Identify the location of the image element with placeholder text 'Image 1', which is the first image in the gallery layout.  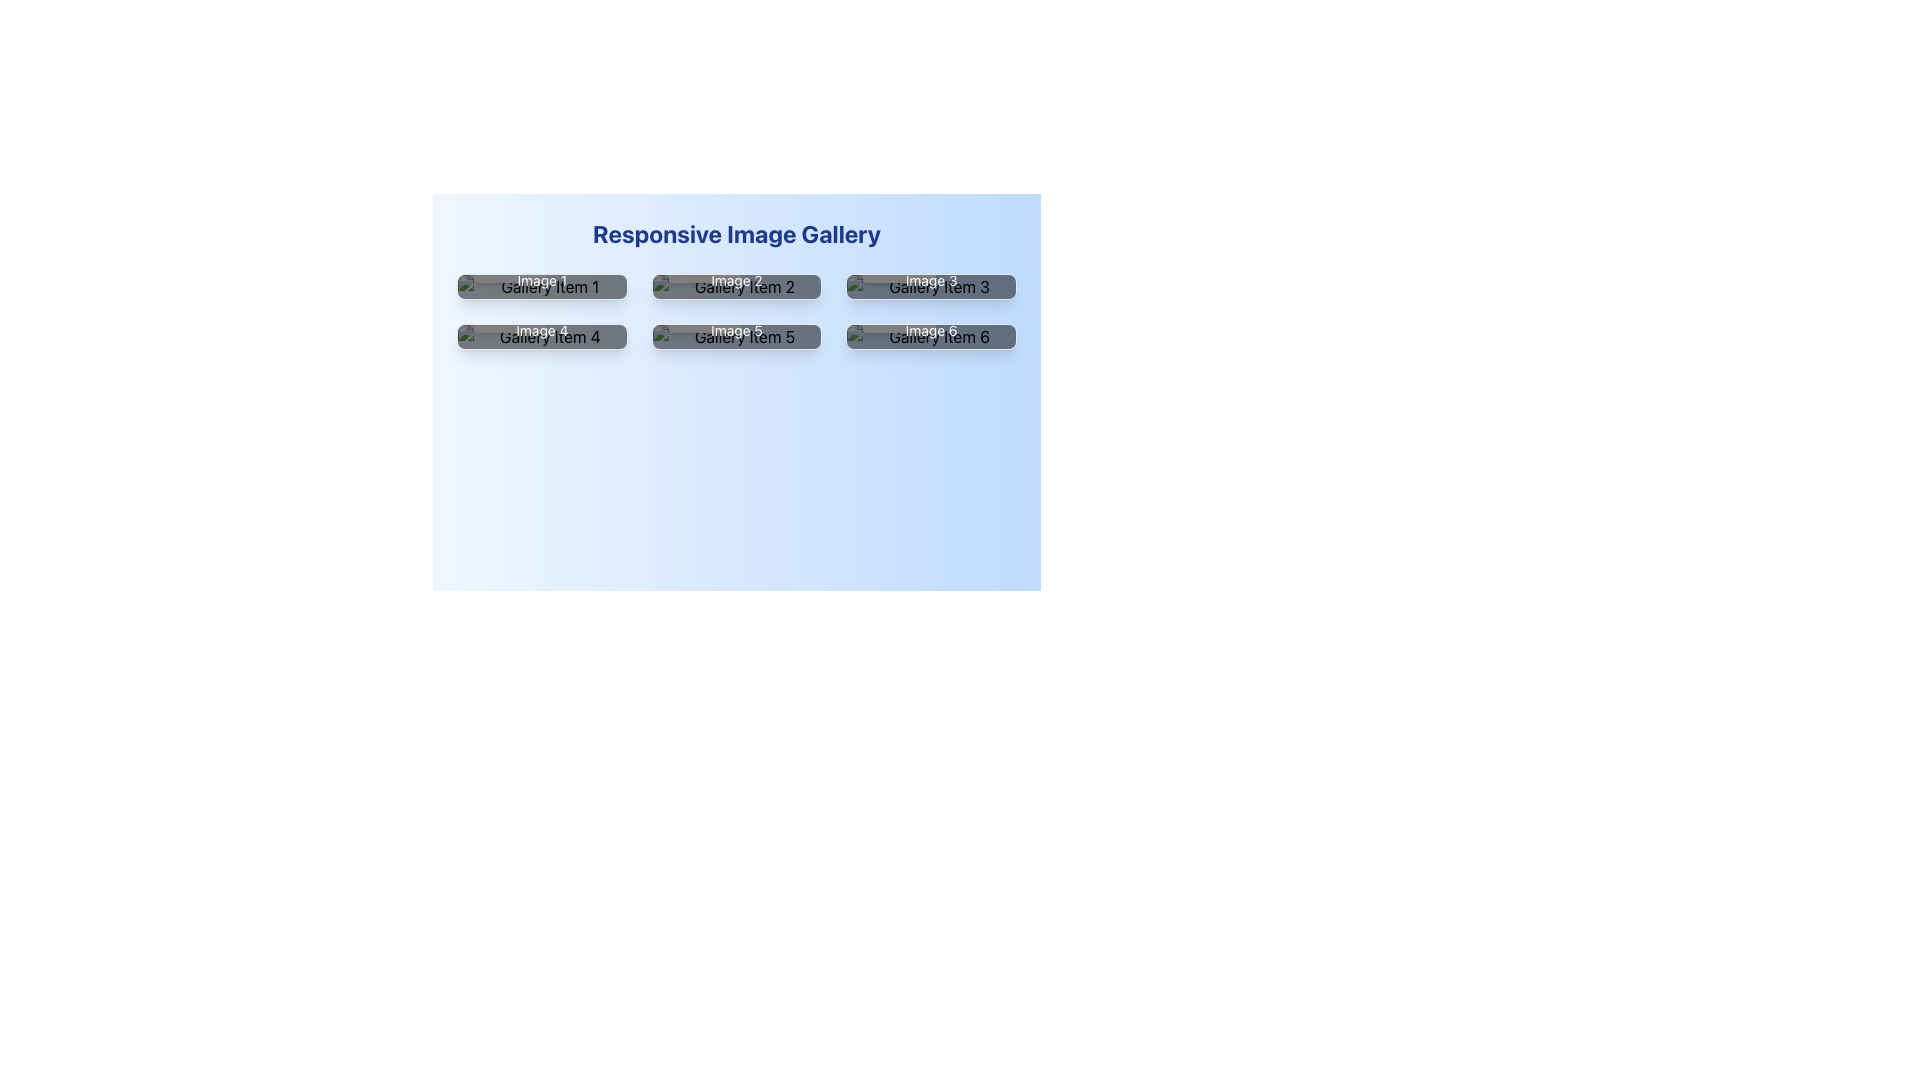
(542, 286).